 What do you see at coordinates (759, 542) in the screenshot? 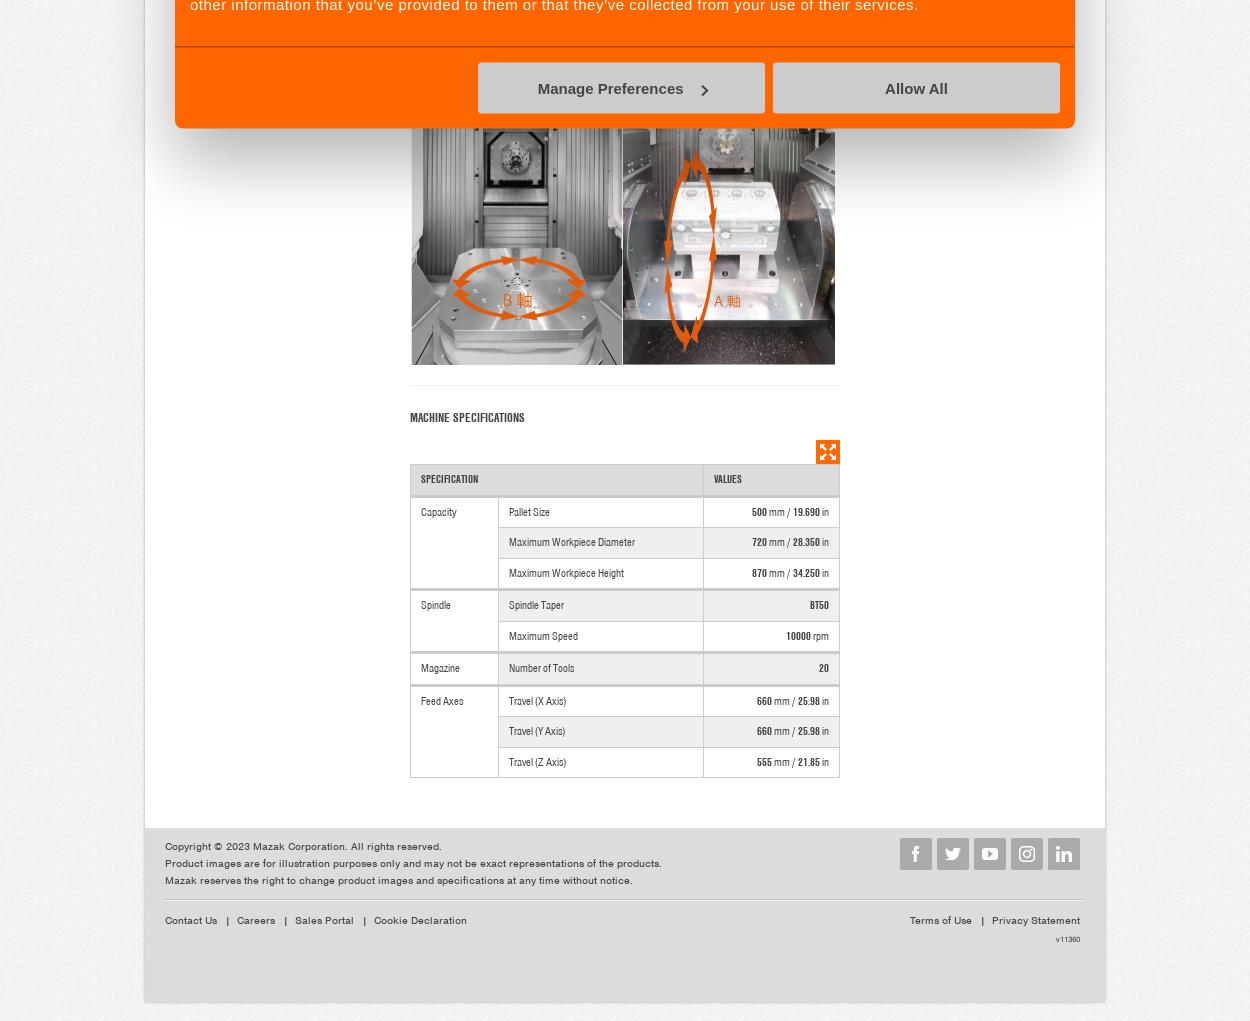
I see `'720'` at bounding box center [759, 542].